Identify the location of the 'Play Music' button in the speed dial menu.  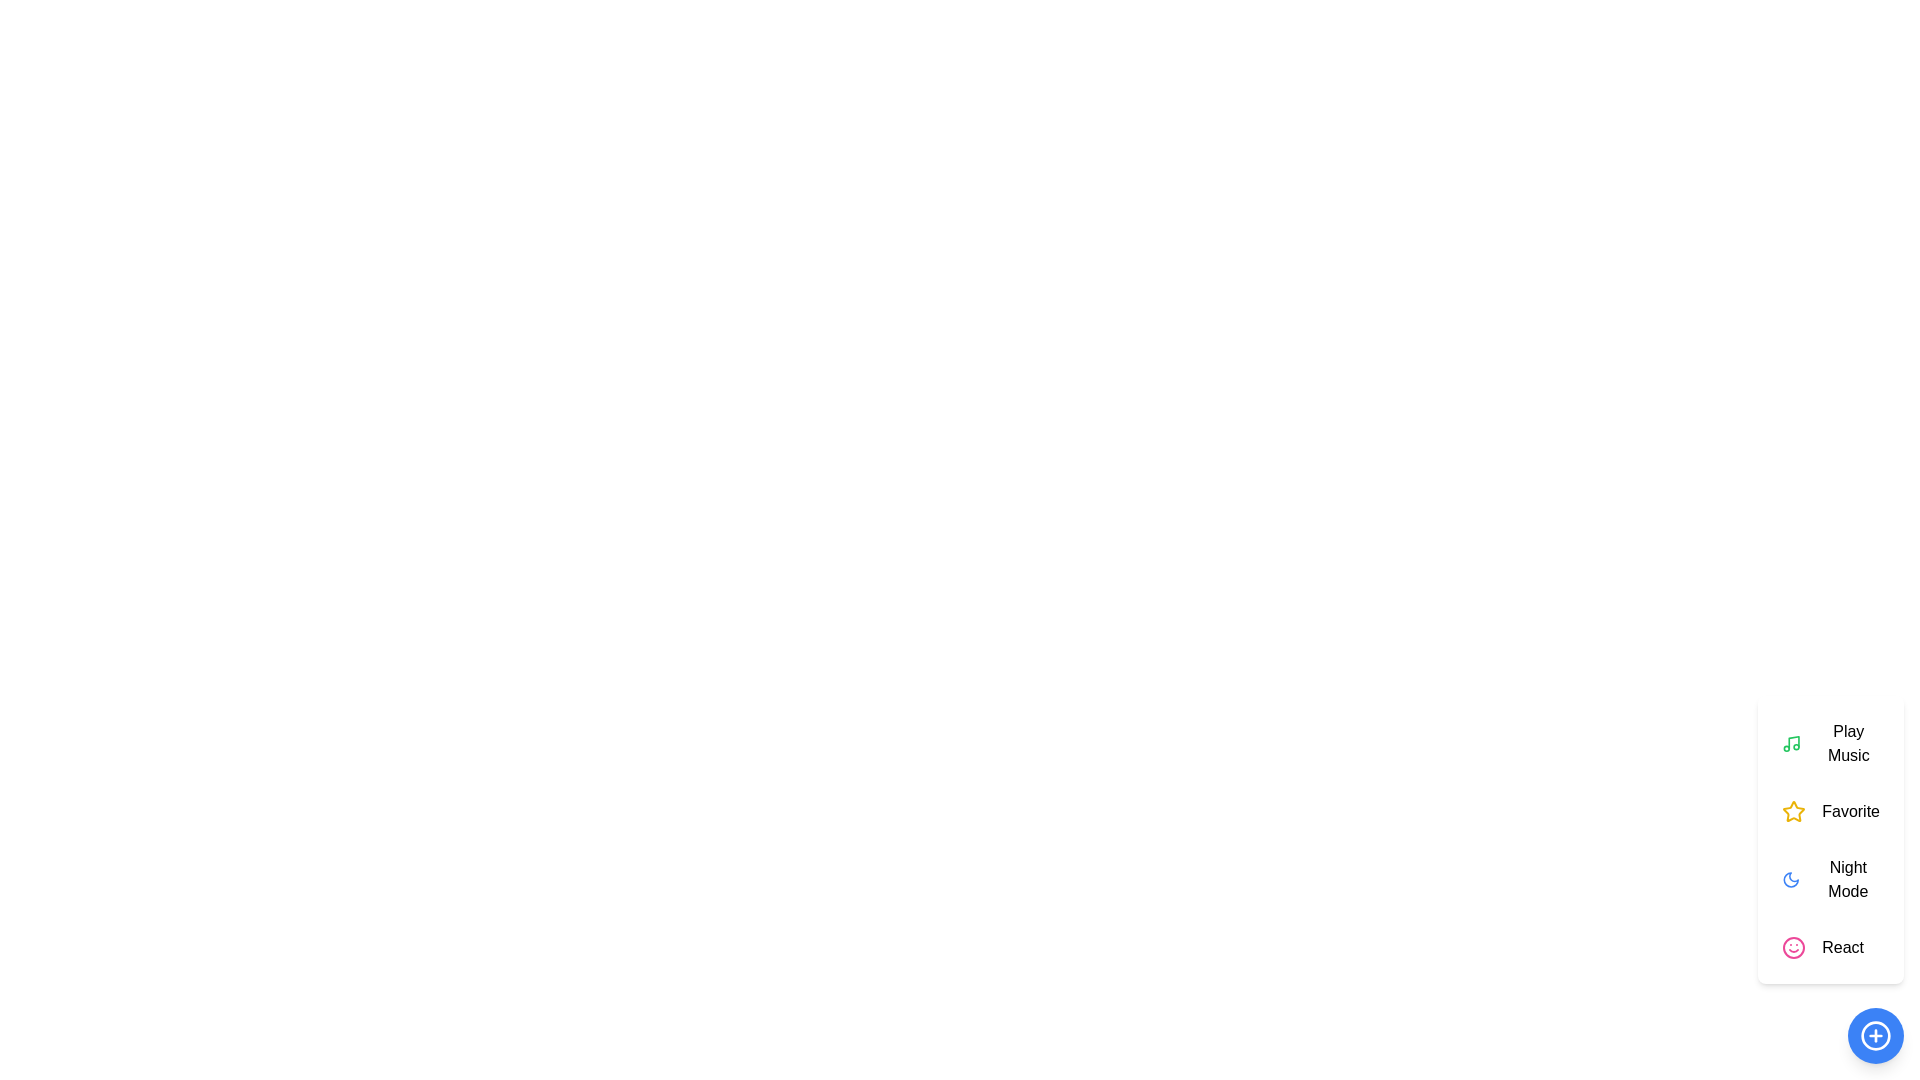
(1830, 744).